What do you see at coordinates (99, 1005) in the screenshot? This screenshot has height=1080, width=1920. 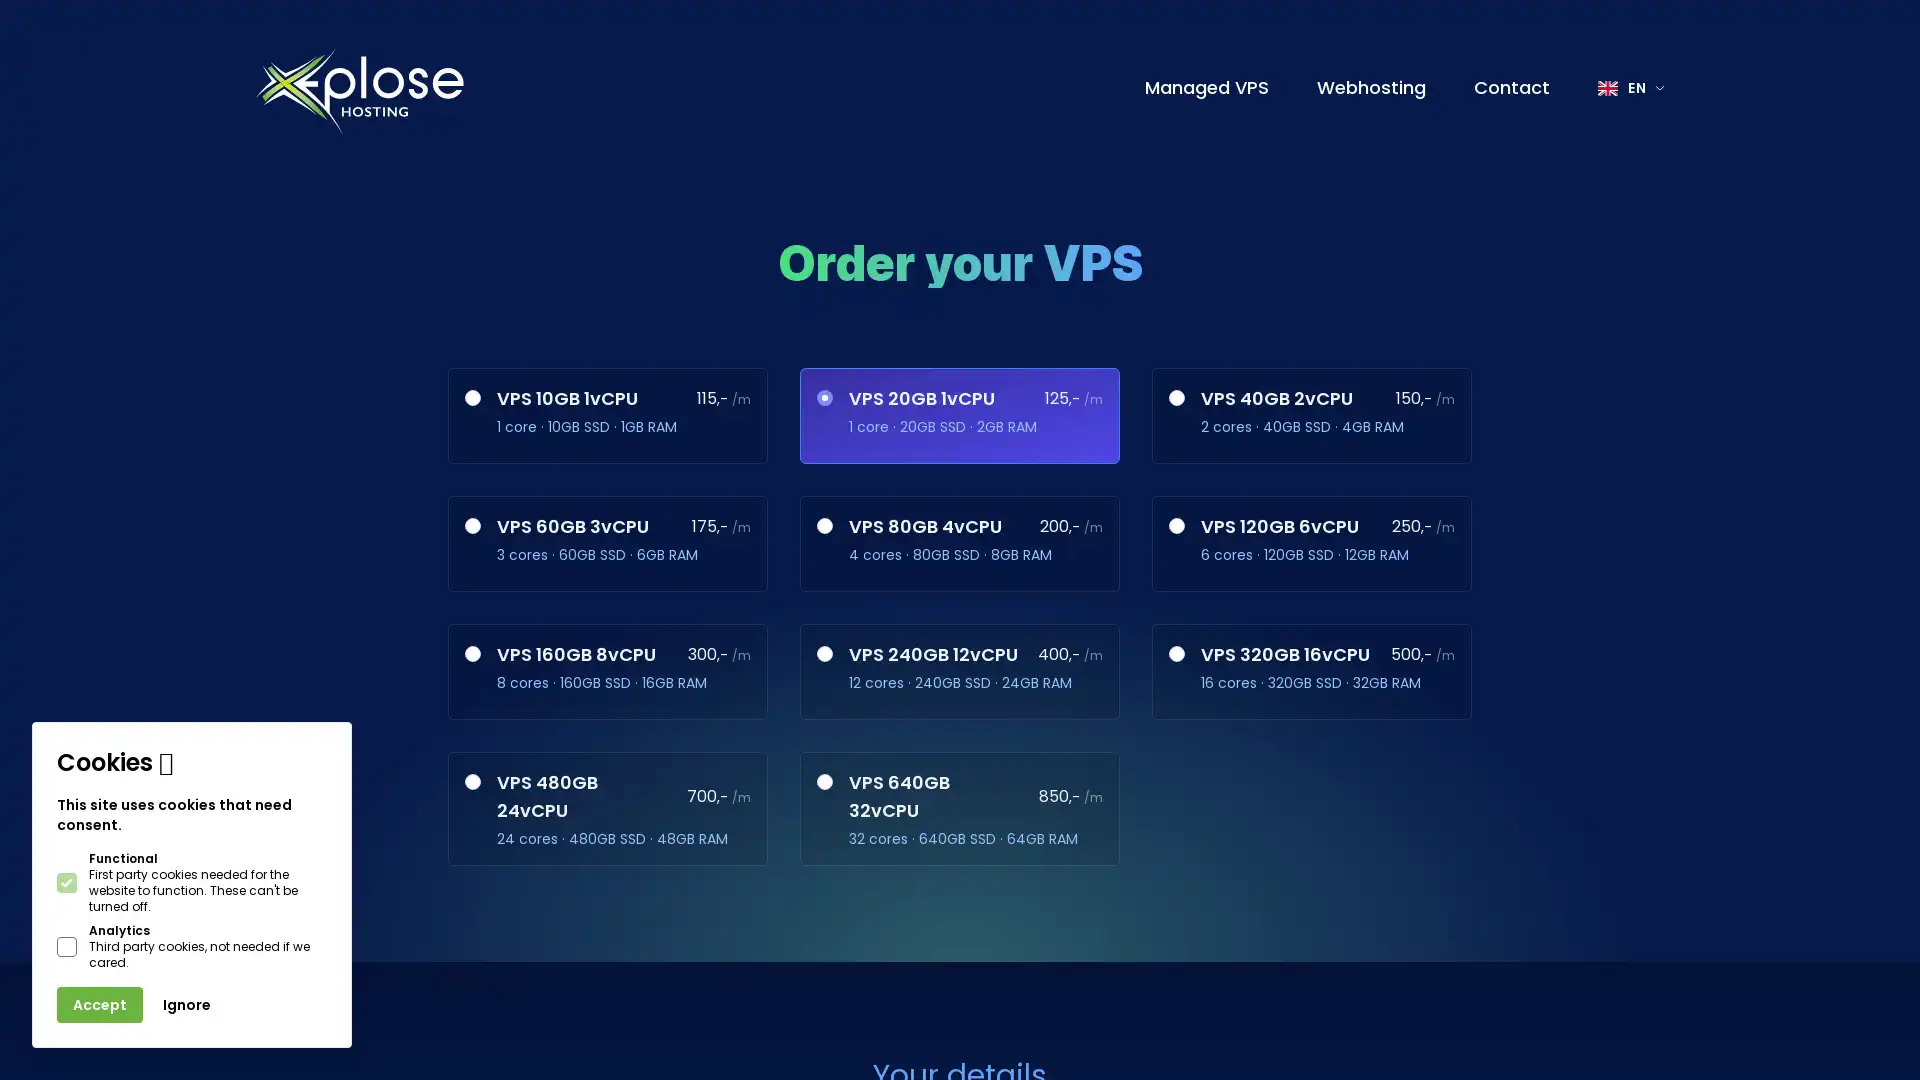 I see `Accept` at bounding box center [99, 1005].